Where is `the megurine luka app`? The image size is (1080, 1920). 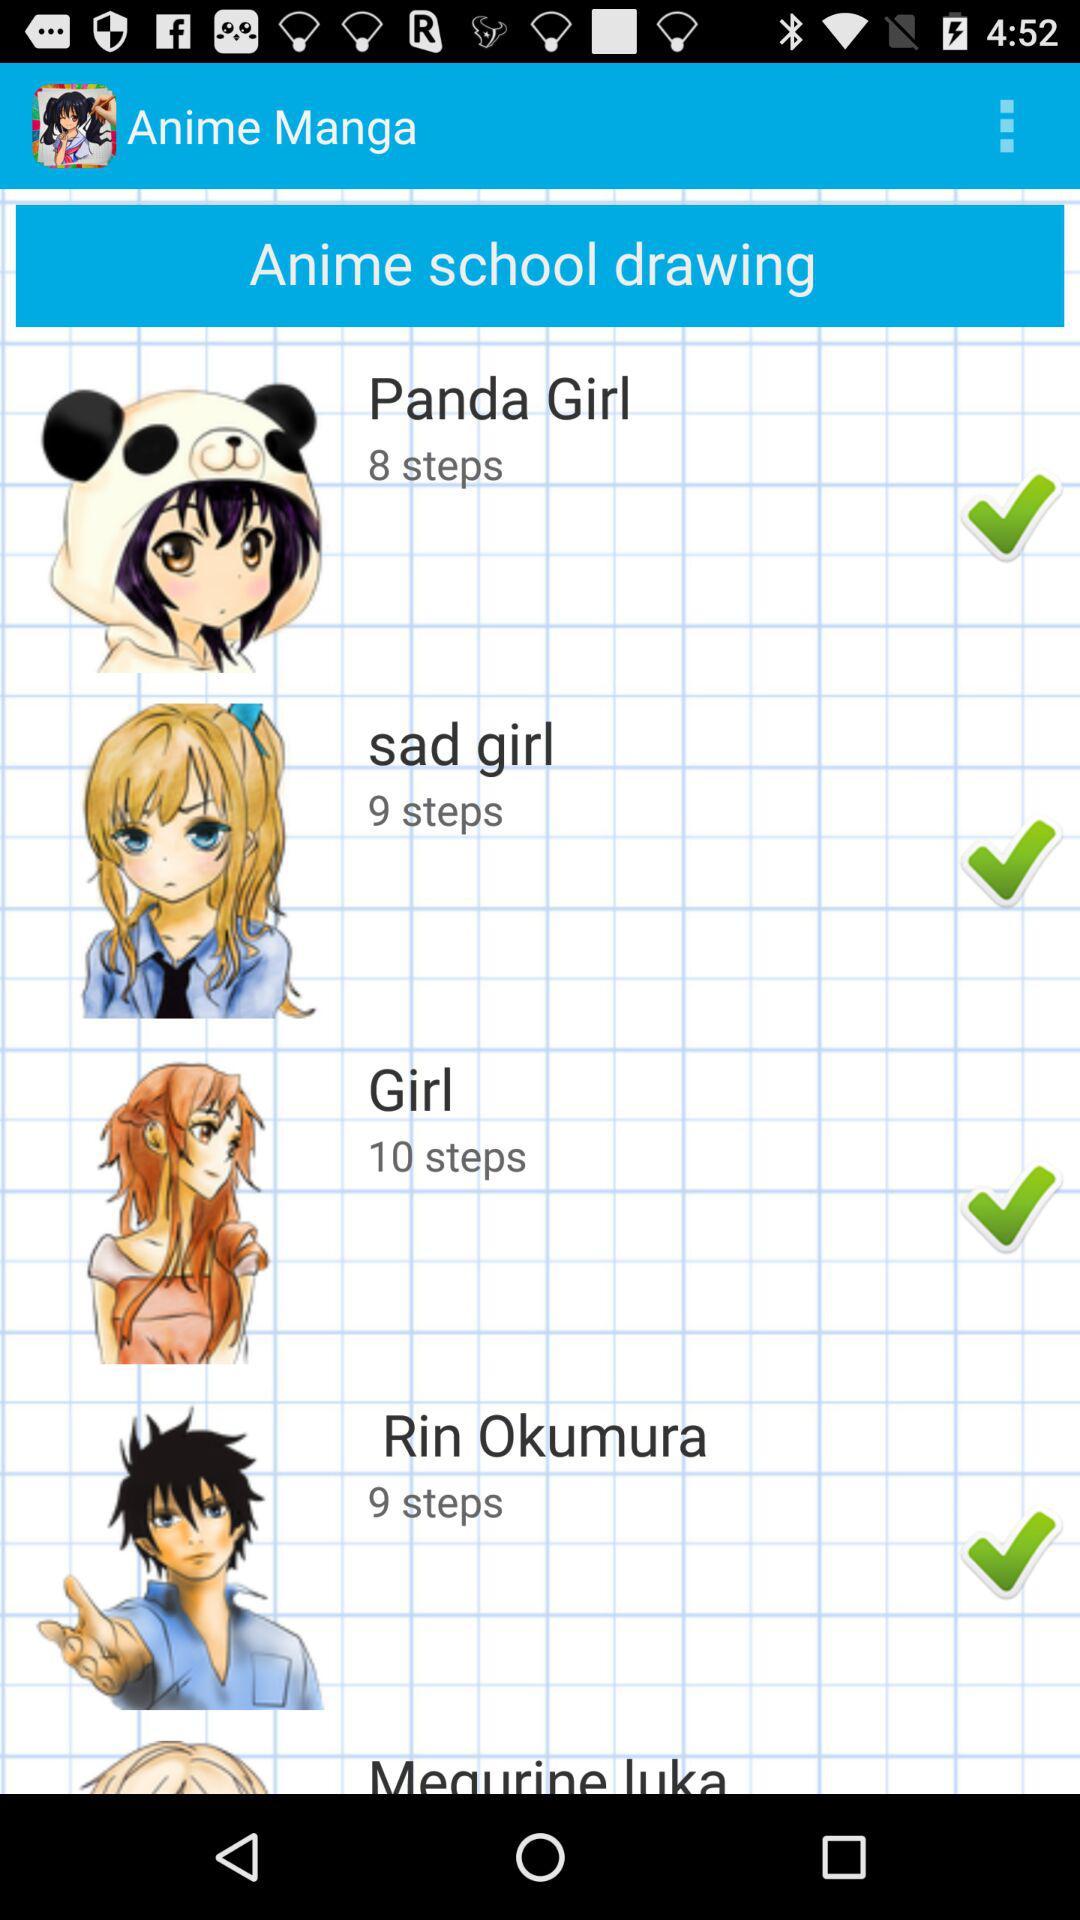 the megurine luka app is located at coordinates (658, 1767).